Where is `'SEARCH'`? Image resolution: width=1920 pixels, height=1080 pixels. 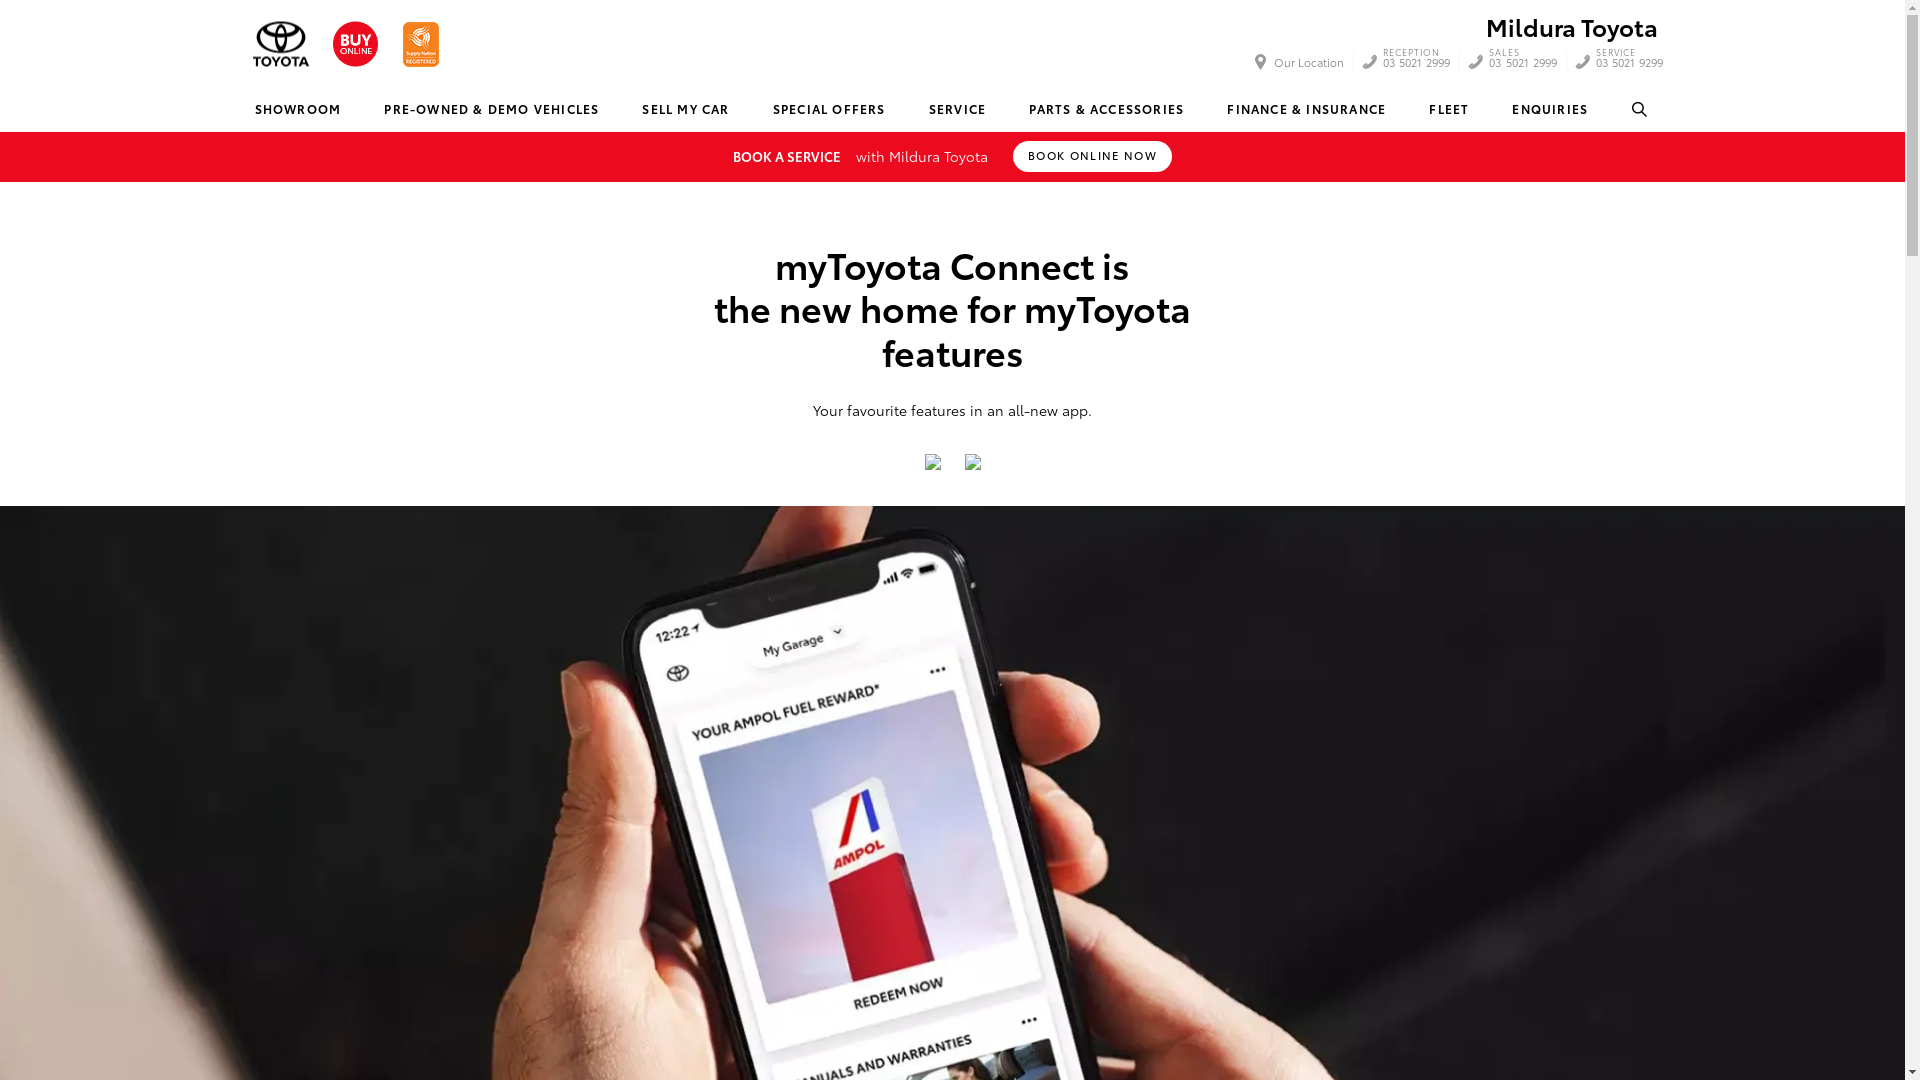
'SEARCH' is located at coordinates (1640, 109).